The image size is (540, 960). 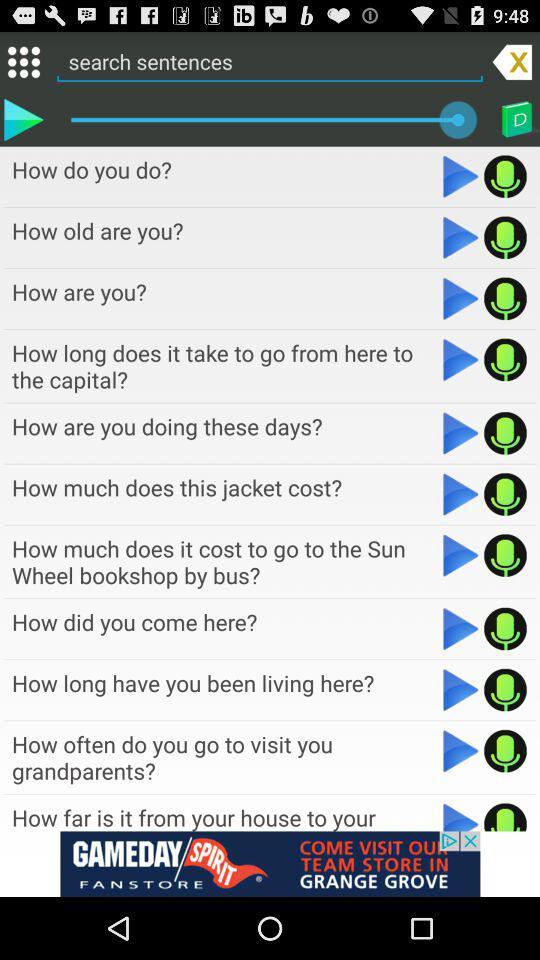 What do you see at coordinates (22, 119) in the screenshot?
I see `sentence` at bounding box center [22, 119].